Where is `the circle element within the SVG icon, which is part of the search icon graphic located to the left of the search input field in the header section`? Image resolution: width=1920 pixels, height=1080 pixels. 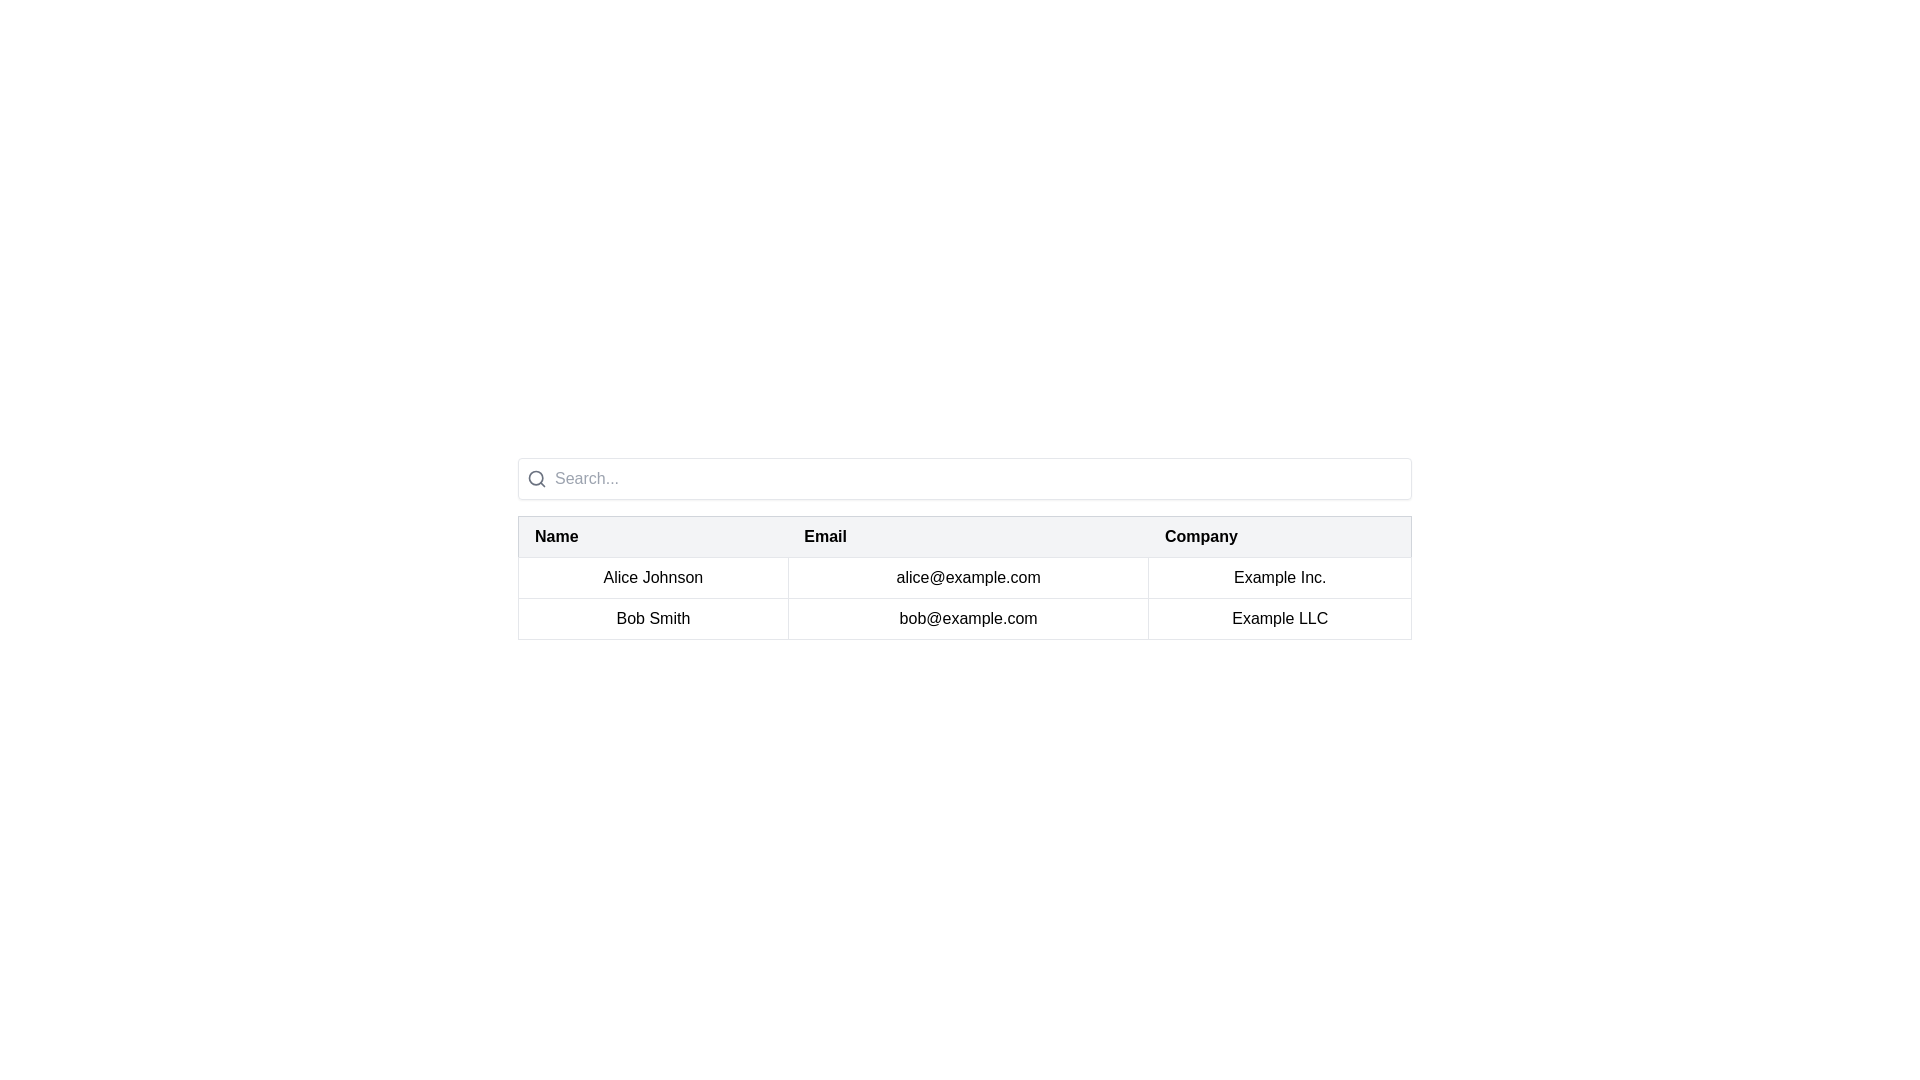
the circle element within the SVG icon, which is part of the search icon graphic located to the left of the search input field in the header section is located at coordinates (536, 478).